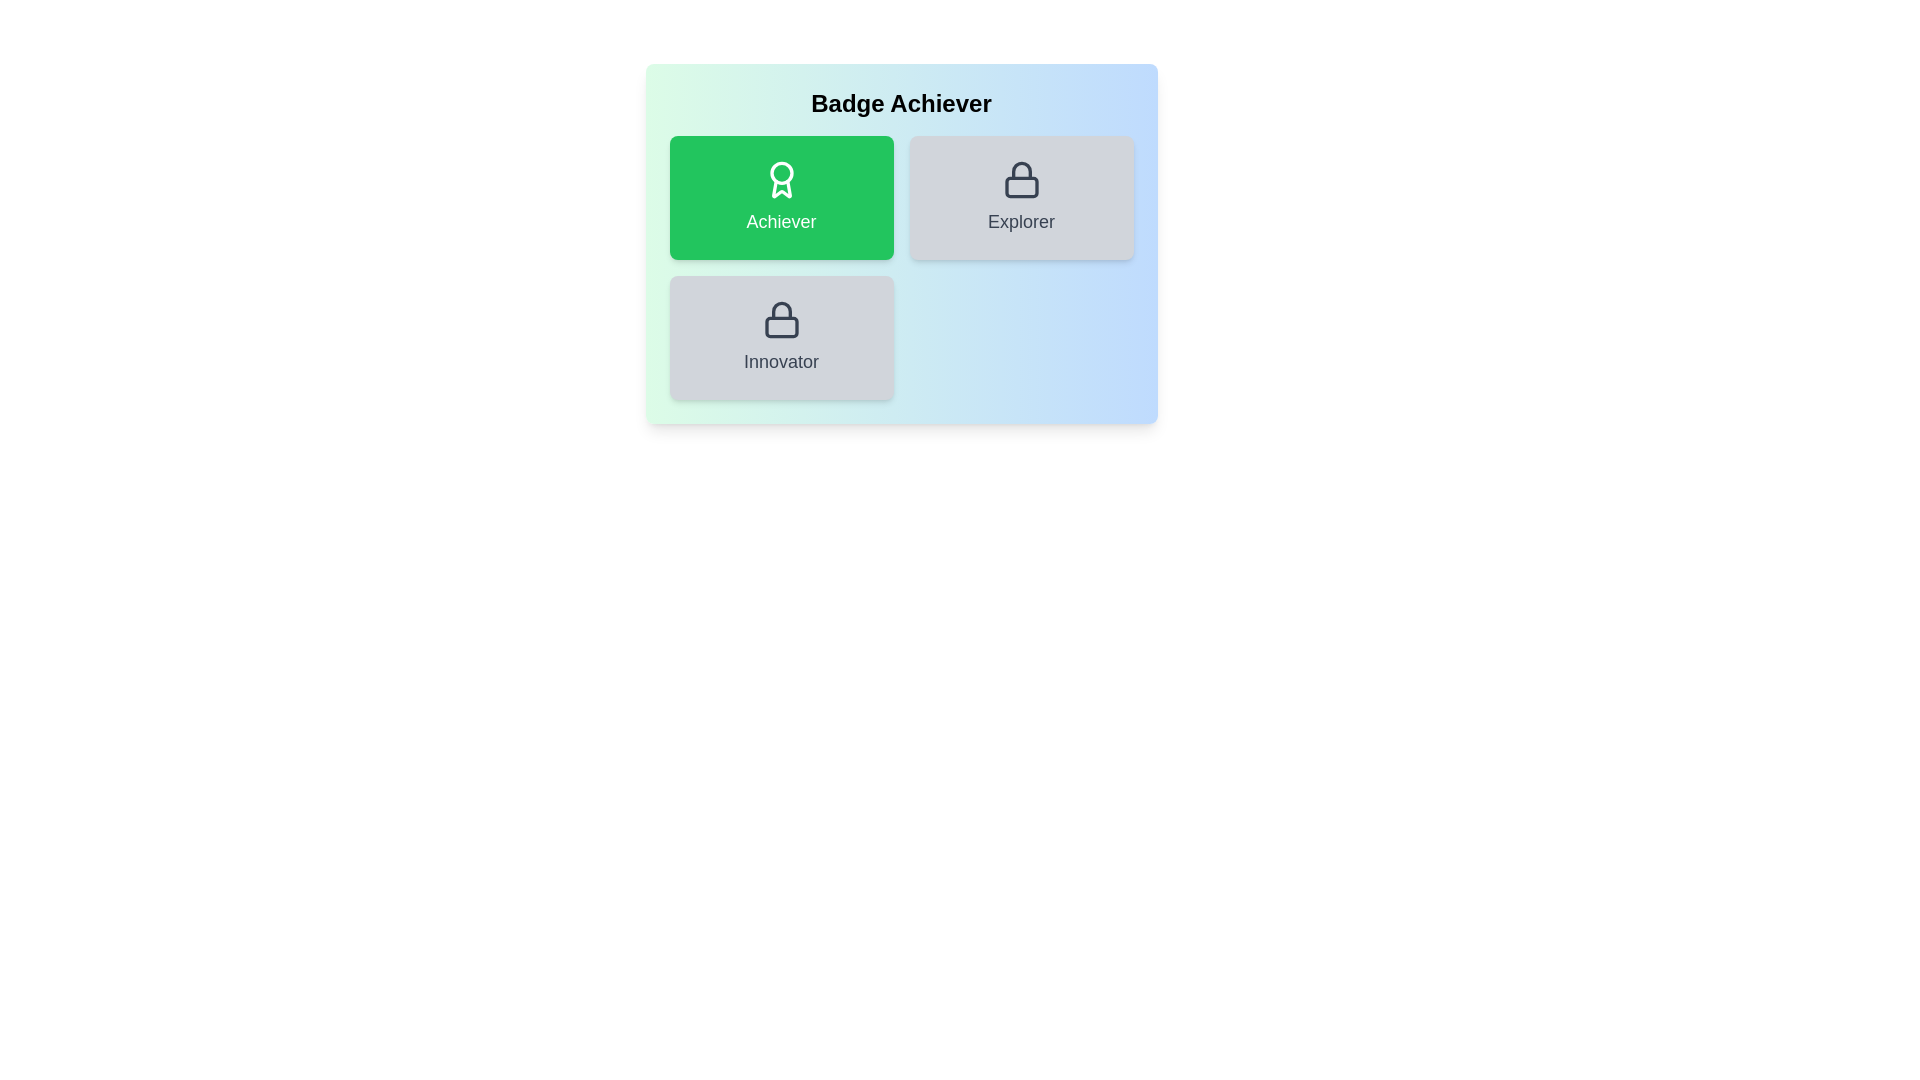  Describe the element at coordinates (780, 197) in the screenshot. I see `the 'Achiever' badge to inspect its details` at that location.